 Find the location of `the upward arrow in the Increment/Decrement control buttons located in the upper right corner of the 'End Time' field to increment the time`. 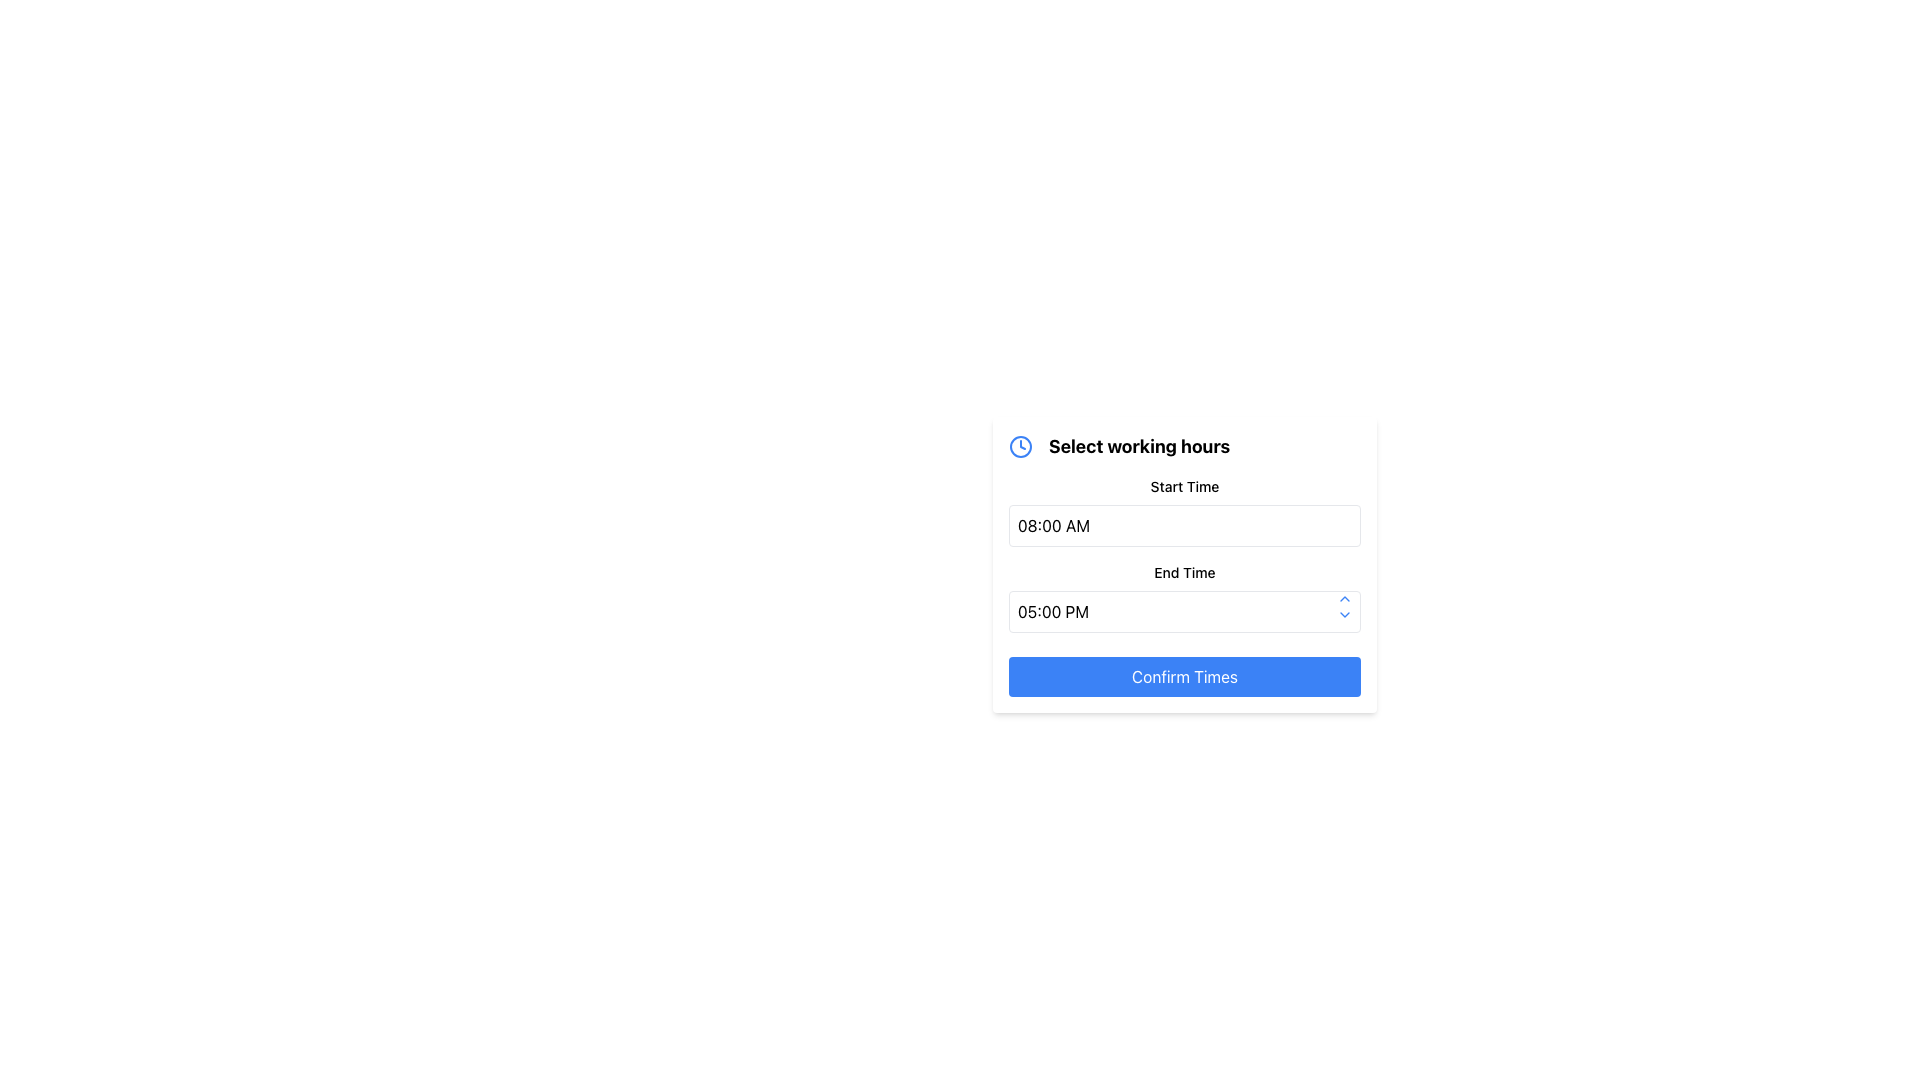

the upward arrow in the Increment/Decrement control buttons located in the upper right corner of the 'End Time' field to increment the time is located at coordinates (1344, 605).